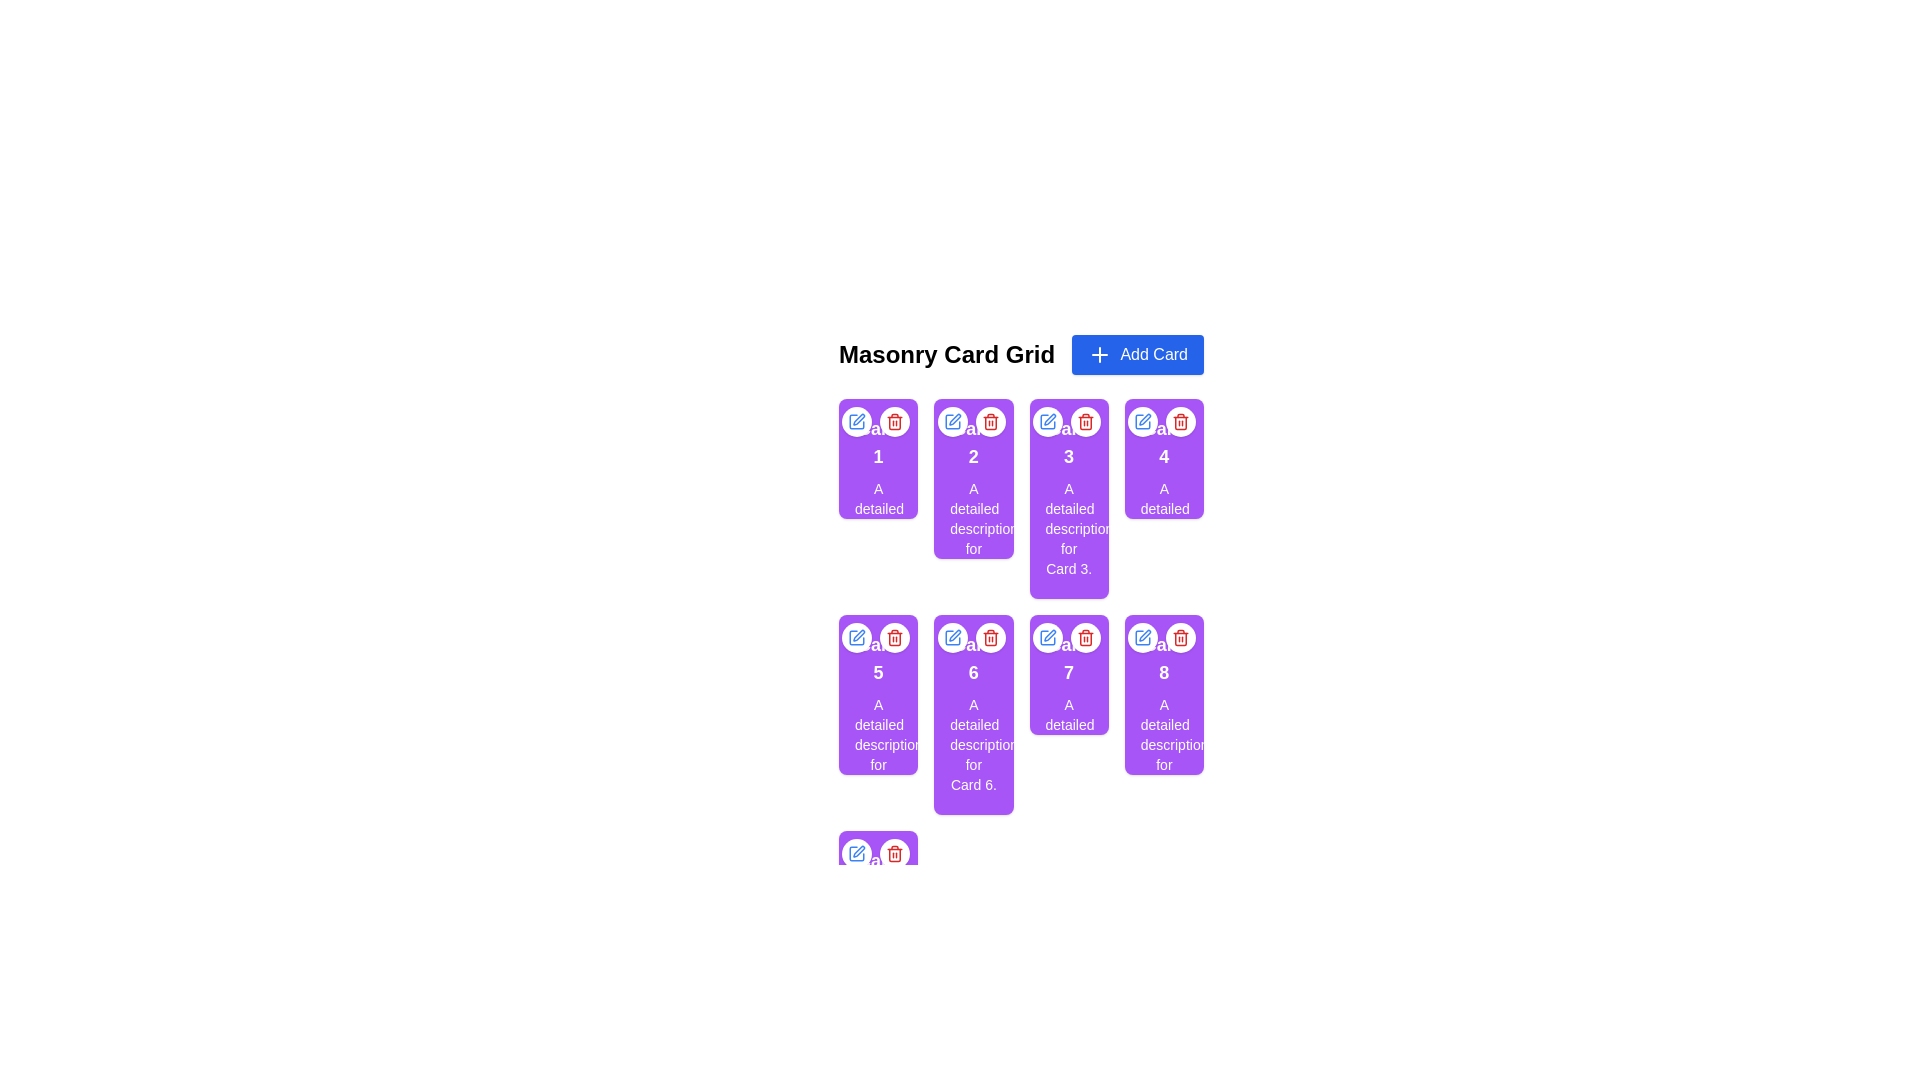 The height and width of the screenshot is (1080, 1920). Describe the element at coordinates (1048, 418) in the screenshot. I see `the small blue pen icon located in the top-right corner of card number '3' in the Masonry Card Grid to initiate the editing process` at that location.